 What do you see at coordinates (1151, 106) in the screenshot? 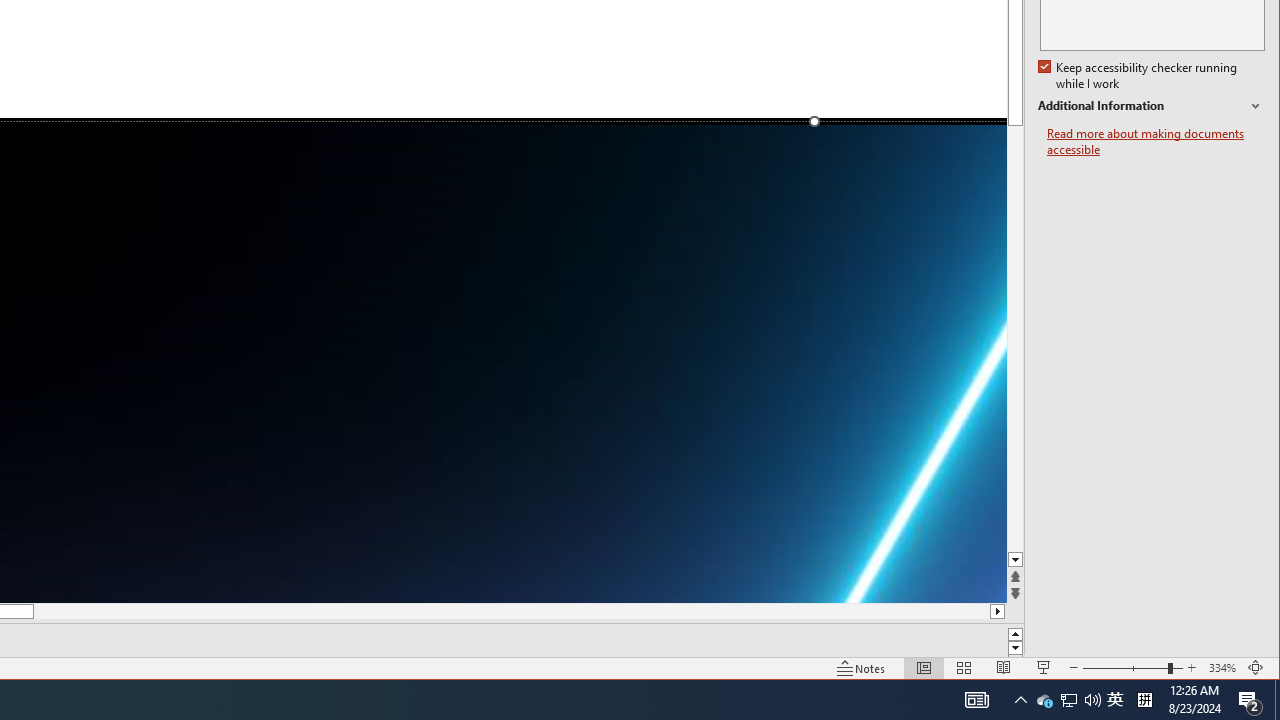
I see `'Additional Information'` at bounding box center [1151, 106].